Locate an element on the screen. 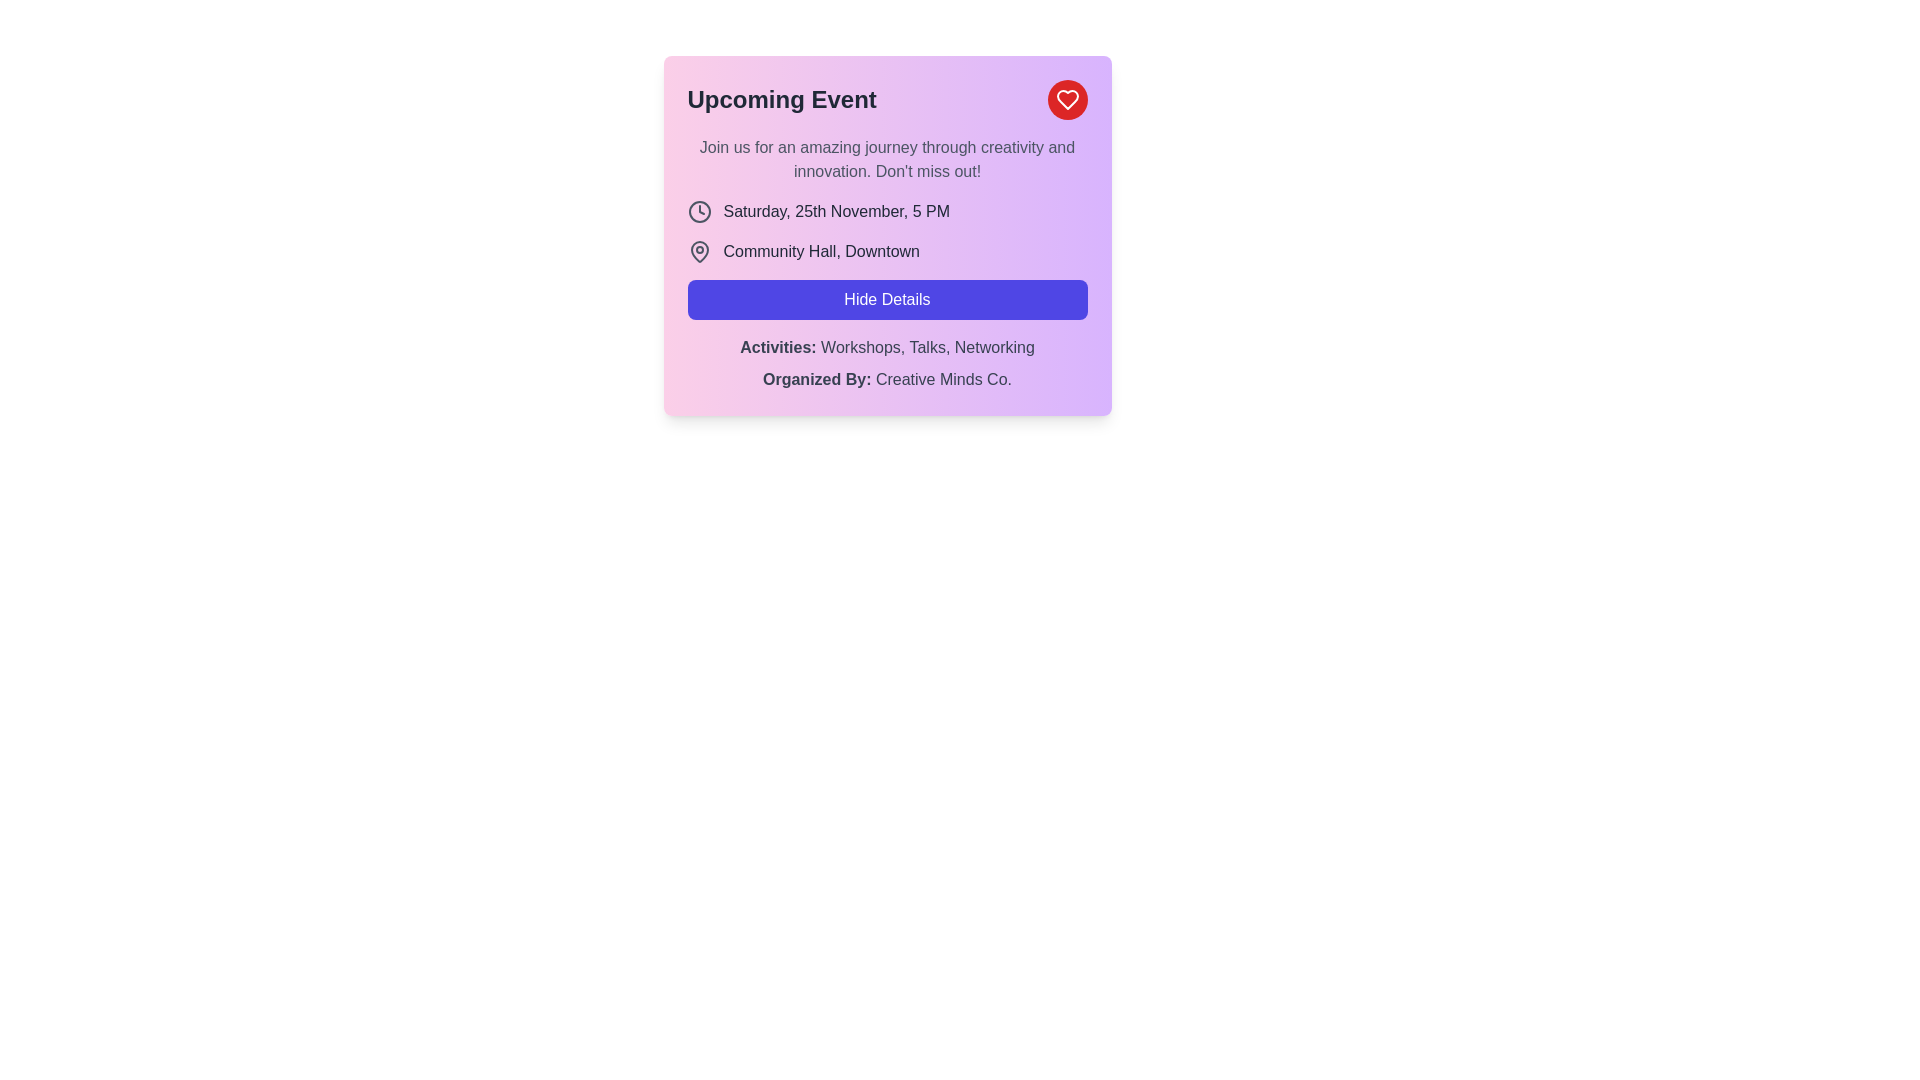  the Informational Text Block located at the bottom of the card layout, below the 'Hide Details' button is located at coordinates (886, 363).